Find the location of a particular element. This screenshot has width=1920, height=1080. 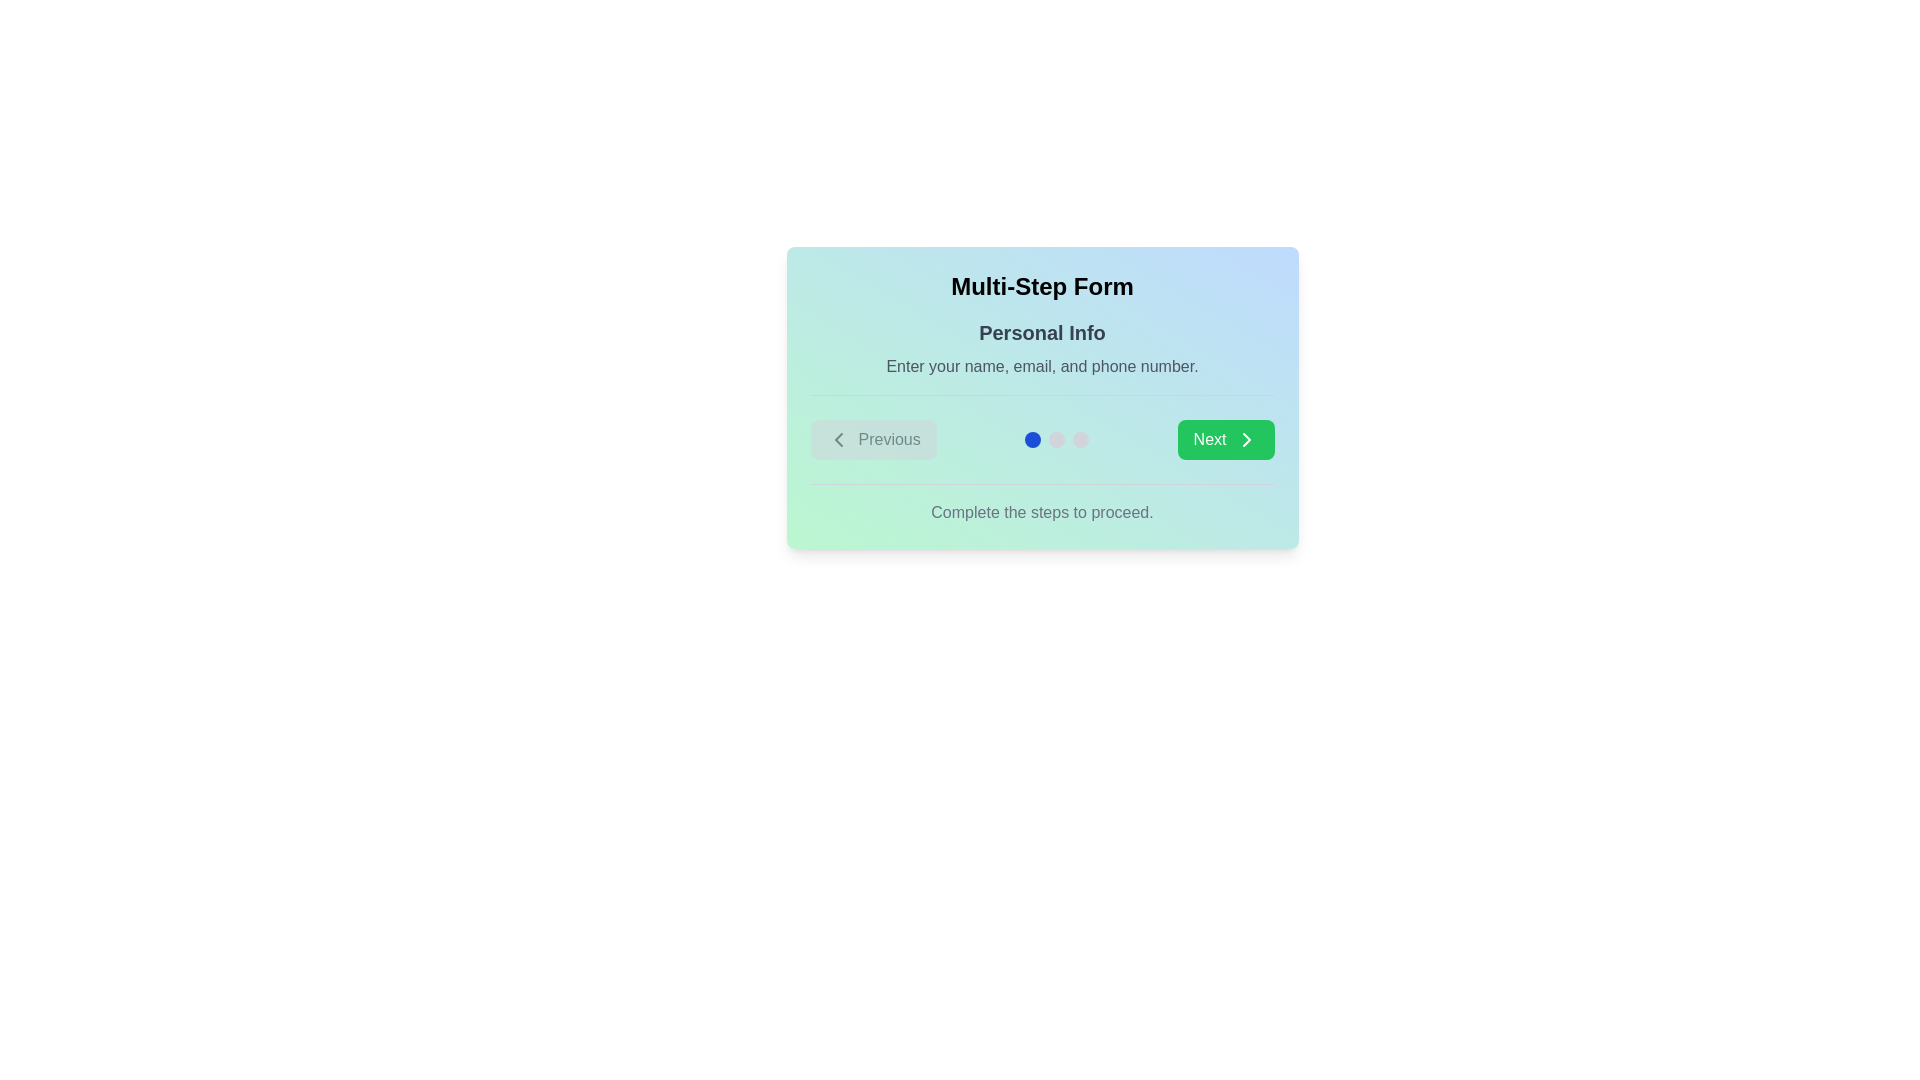

the first step indicator dot in the multi-step form, which visually signals the current step of the user is located at coordinates (1033, 438).